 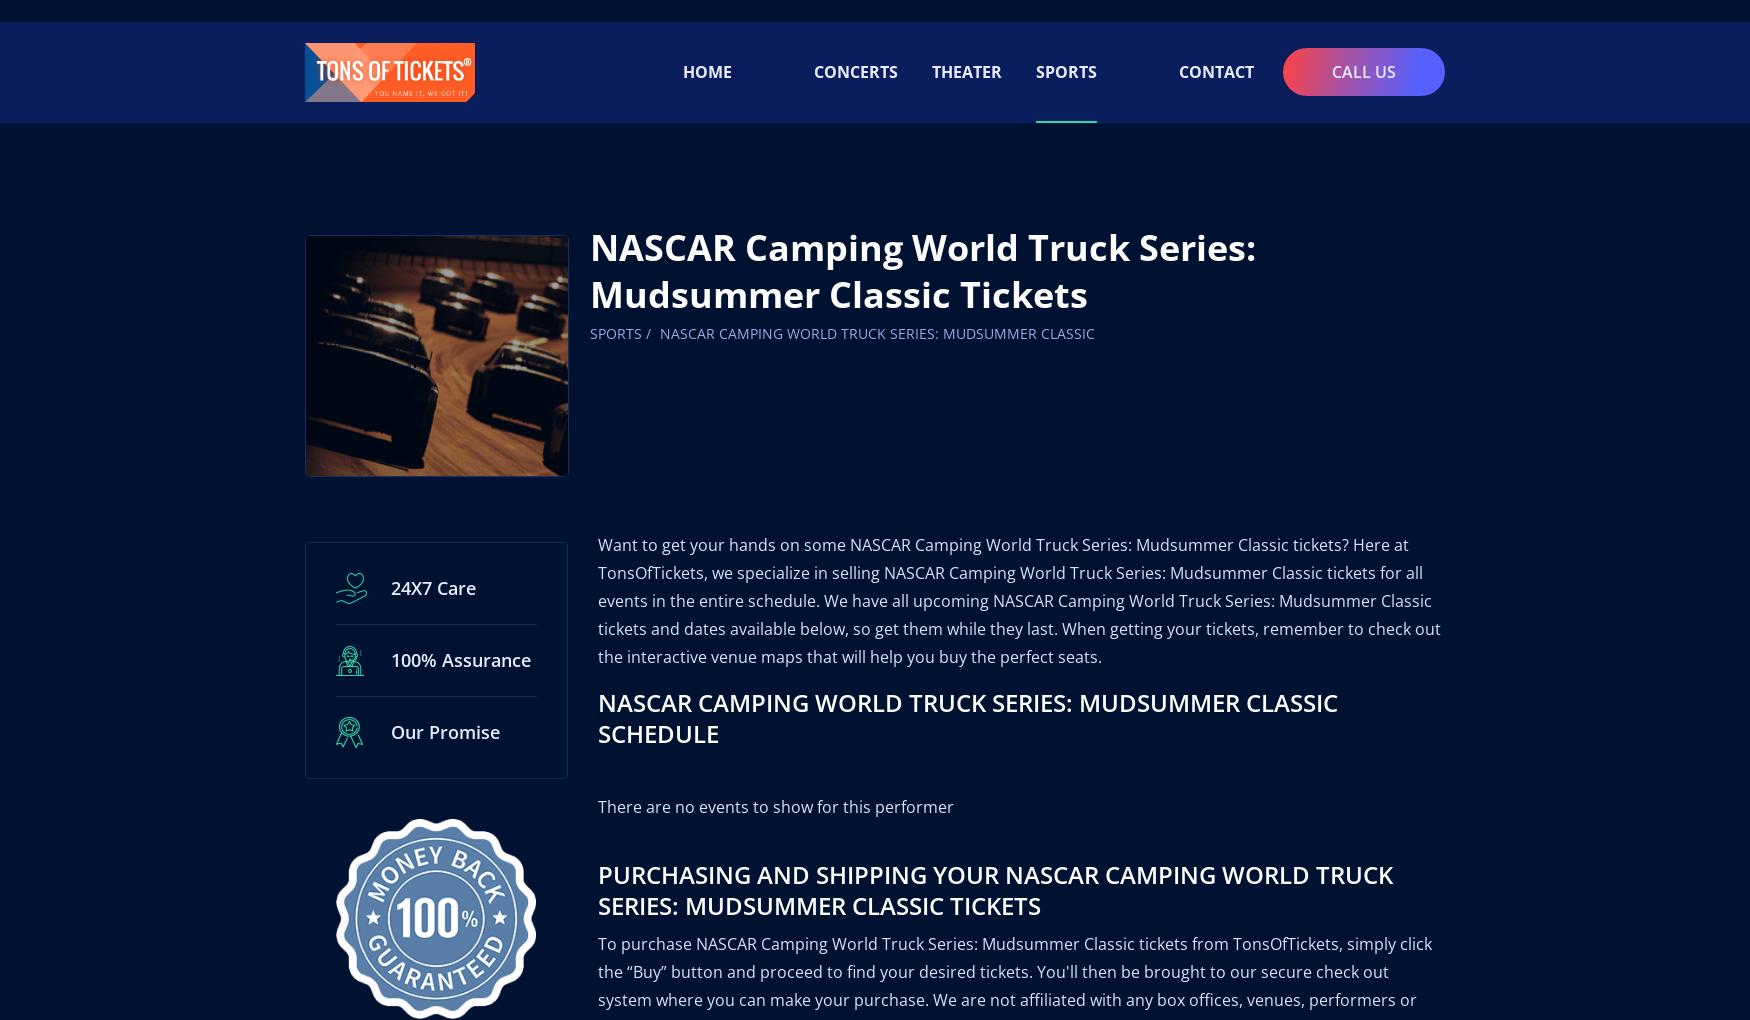 I want to click on '100% Assurance', so click(x=389, y=638).